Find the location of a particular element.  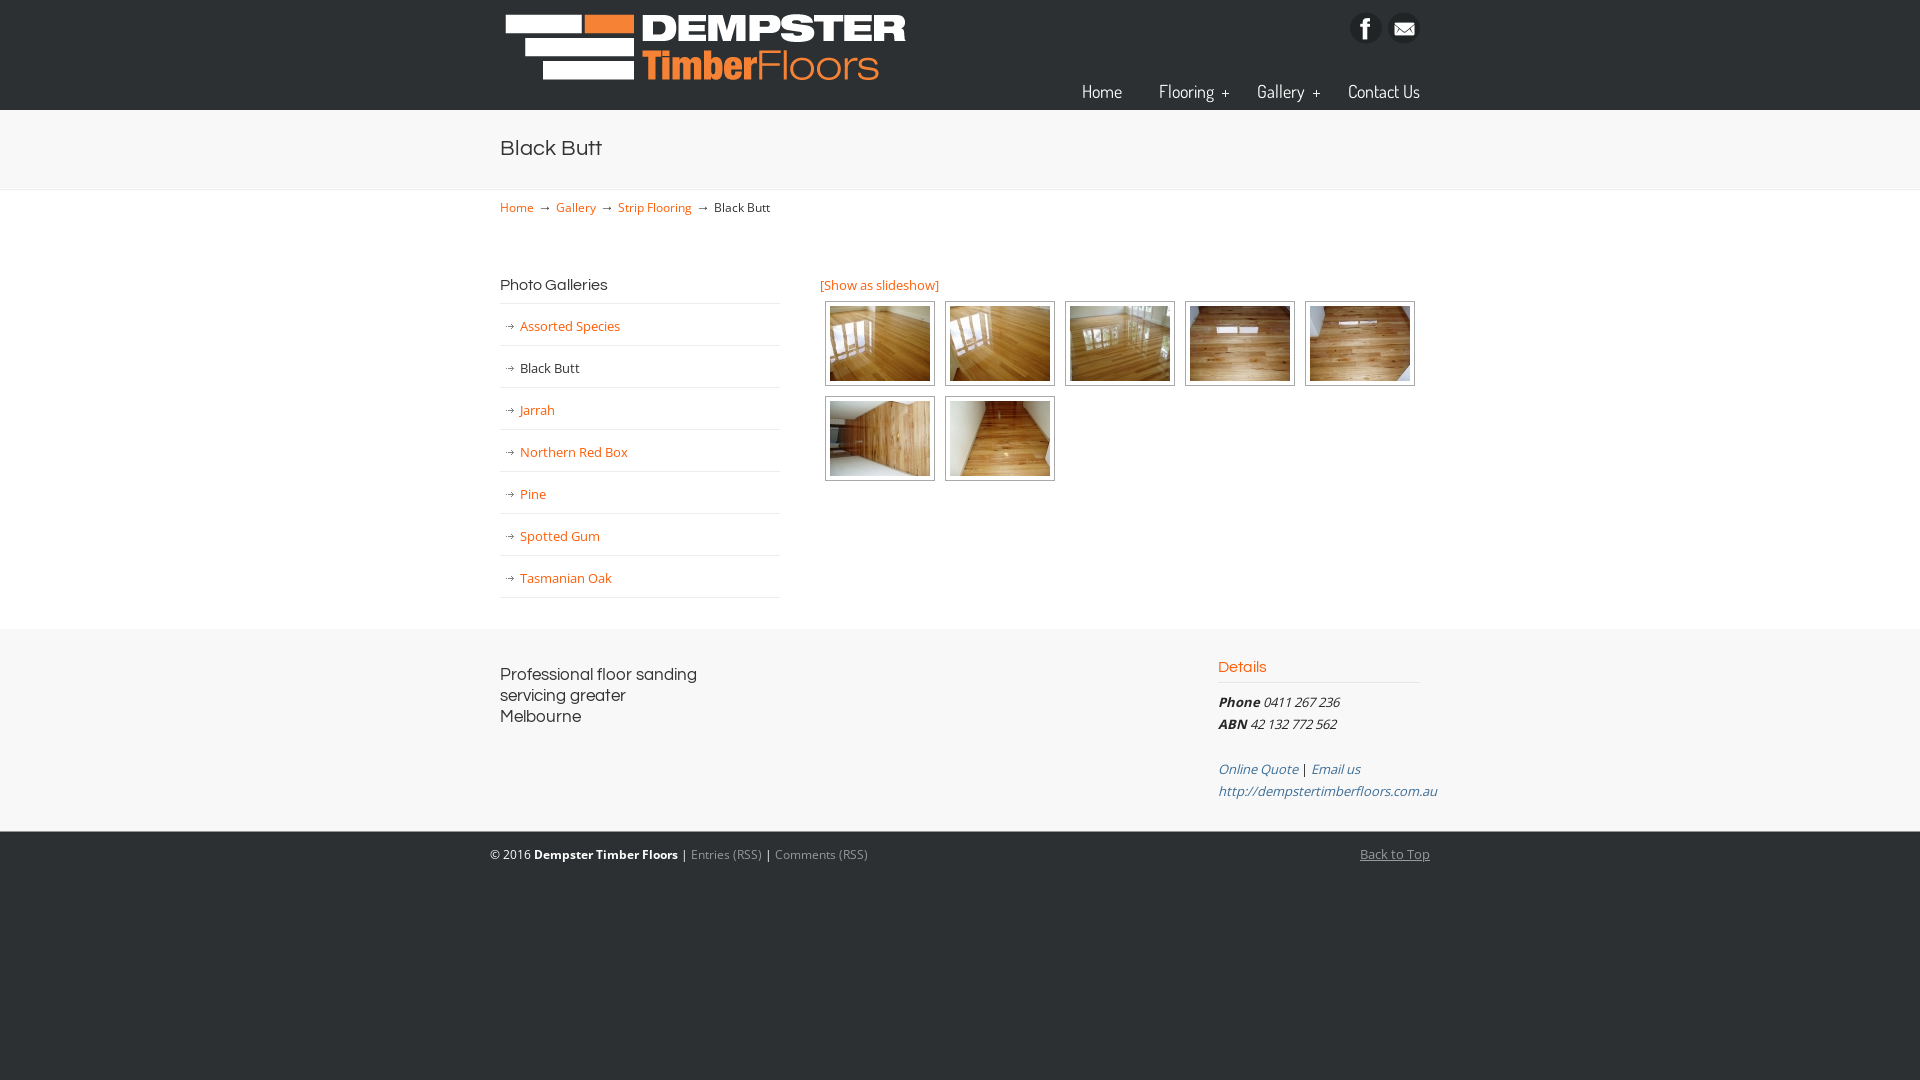

'E-mail' is located at coordinates (1402, 38).